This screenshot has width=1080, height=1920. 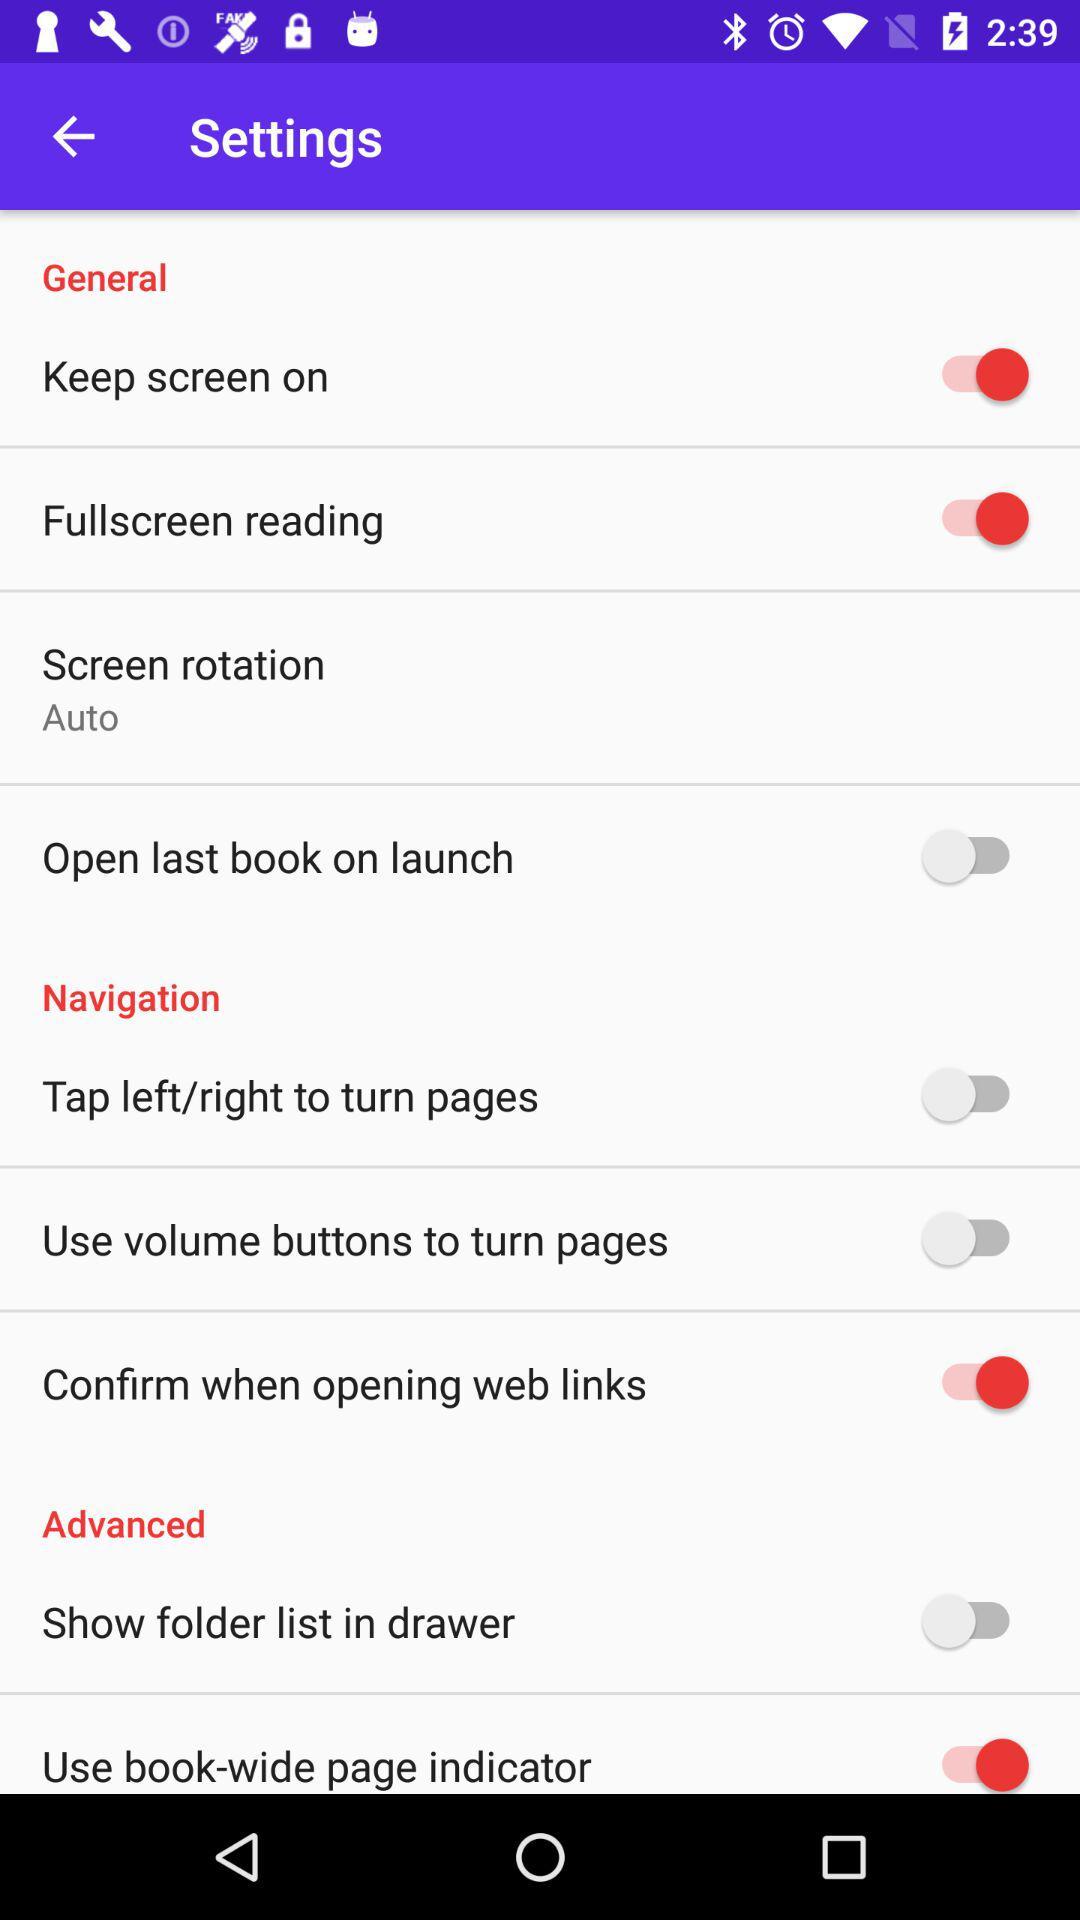 I want to click on general, so click(x=540, y=254).